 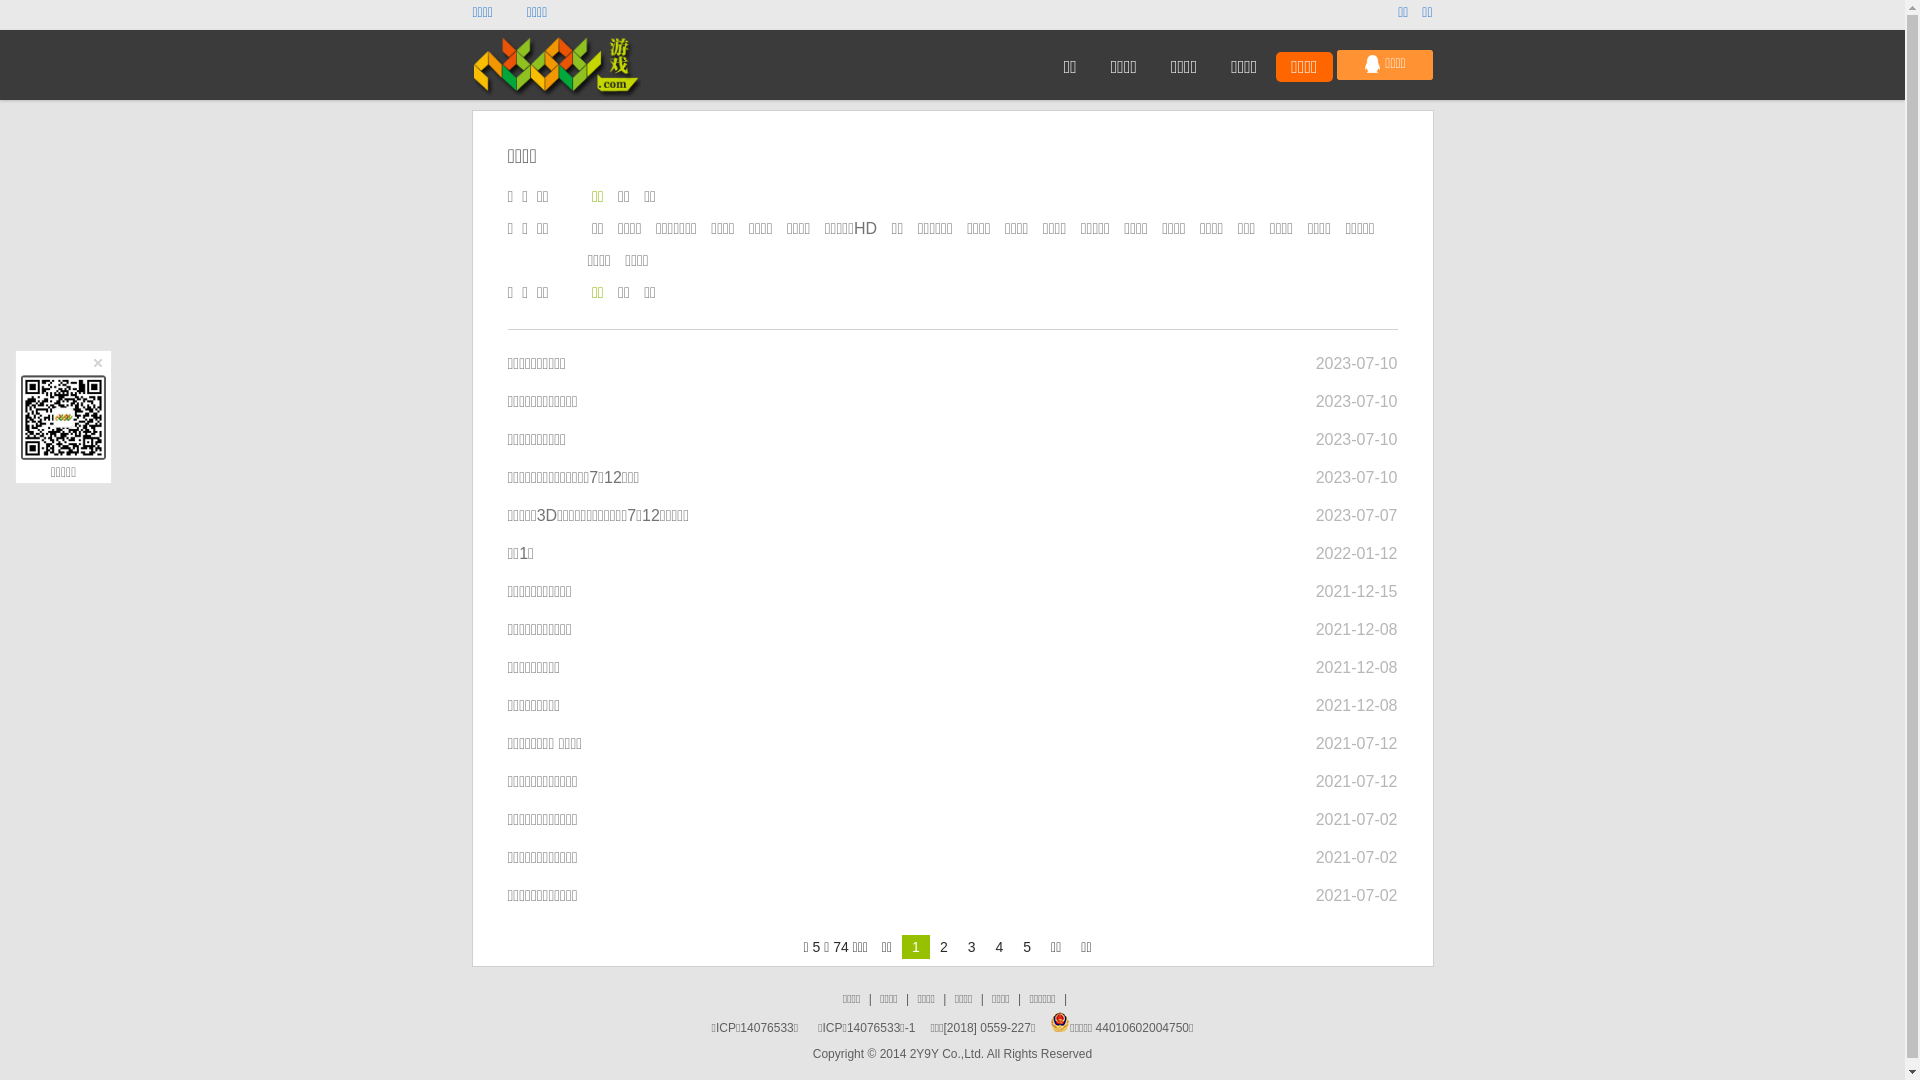 What do you see at coordinates (915, 946) in the screenshot?
I see `'1'` at bounding box center [915, 946].